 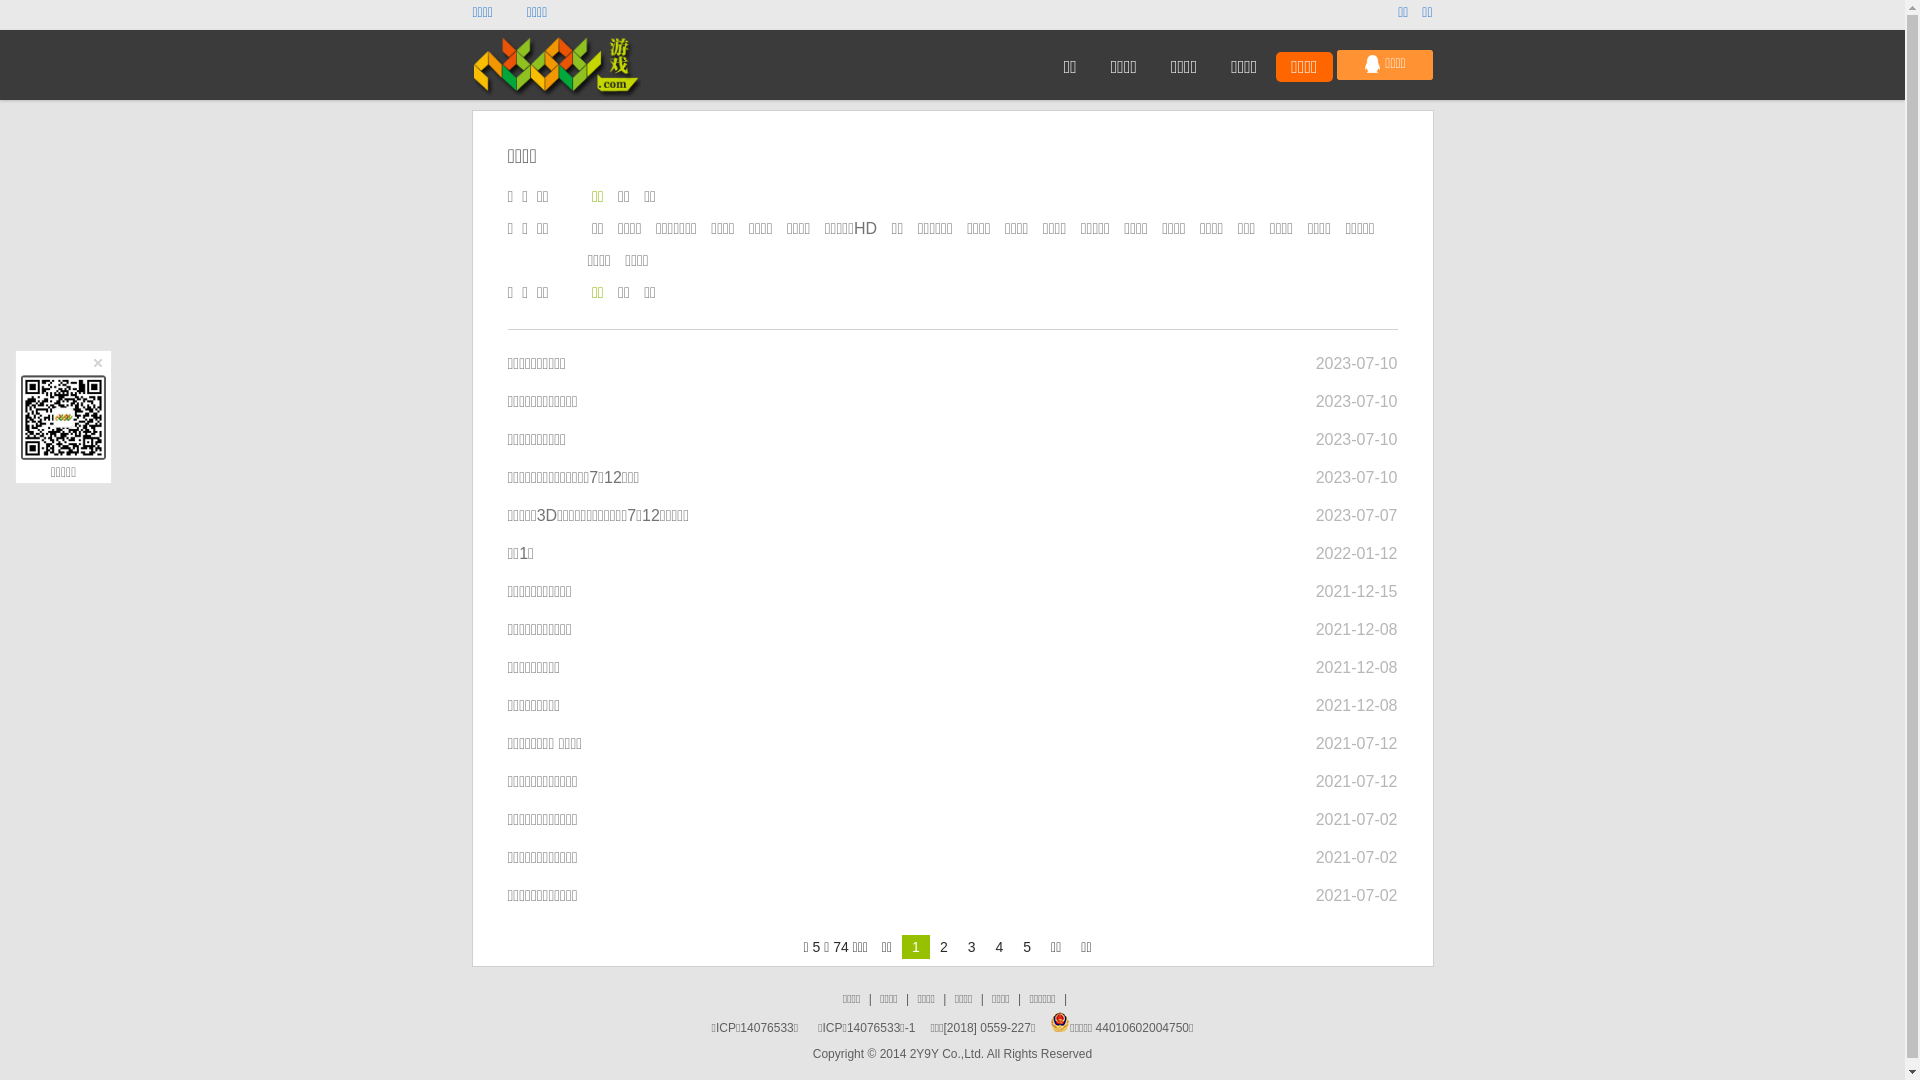 What do you see at coordinates (915, 946) in the screenshot?
I see `'1'` at bounding box center [915, 946].